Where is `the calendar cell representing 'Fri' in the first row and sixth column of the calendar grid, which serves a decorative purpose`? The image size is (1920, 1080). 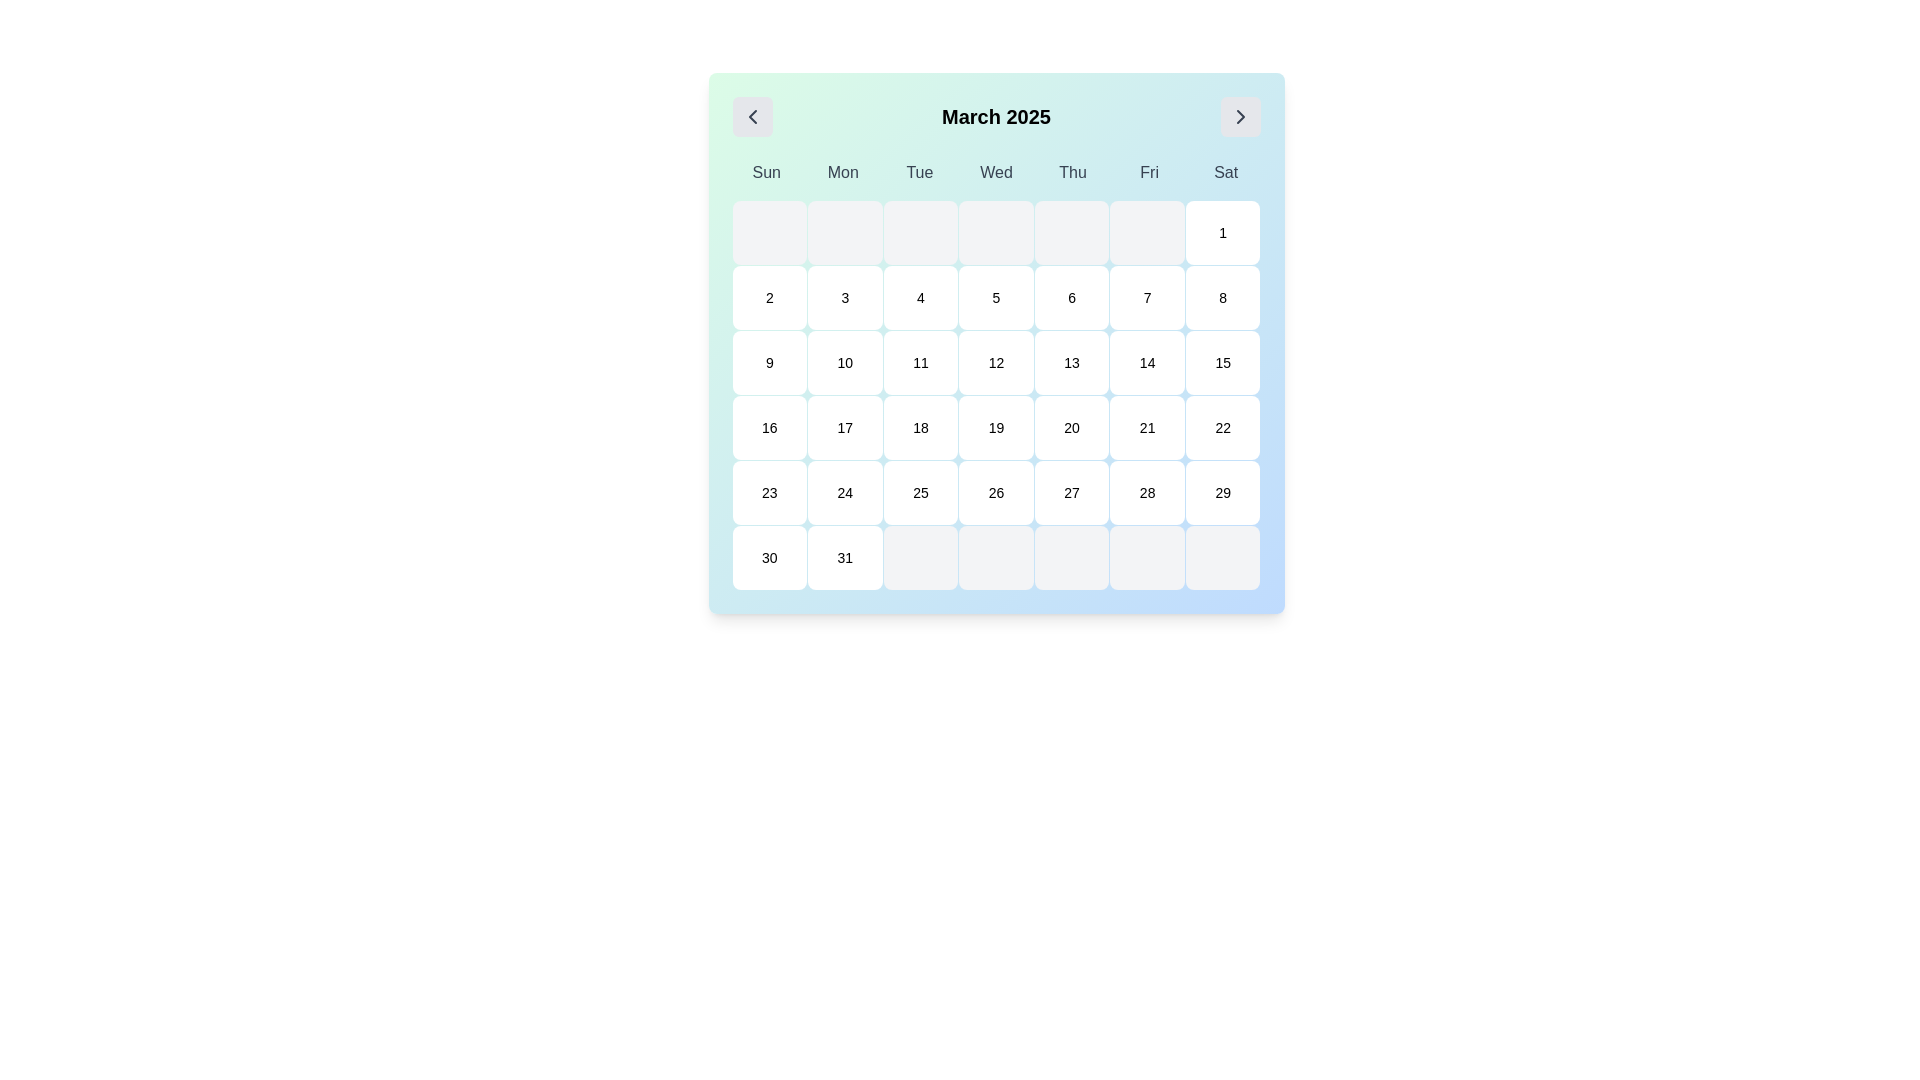 the calendar cell representing 'Fri' in the first row and sixth column of the calendar grid, which serves a decorative purpose is located at coordinates (1147, 231).